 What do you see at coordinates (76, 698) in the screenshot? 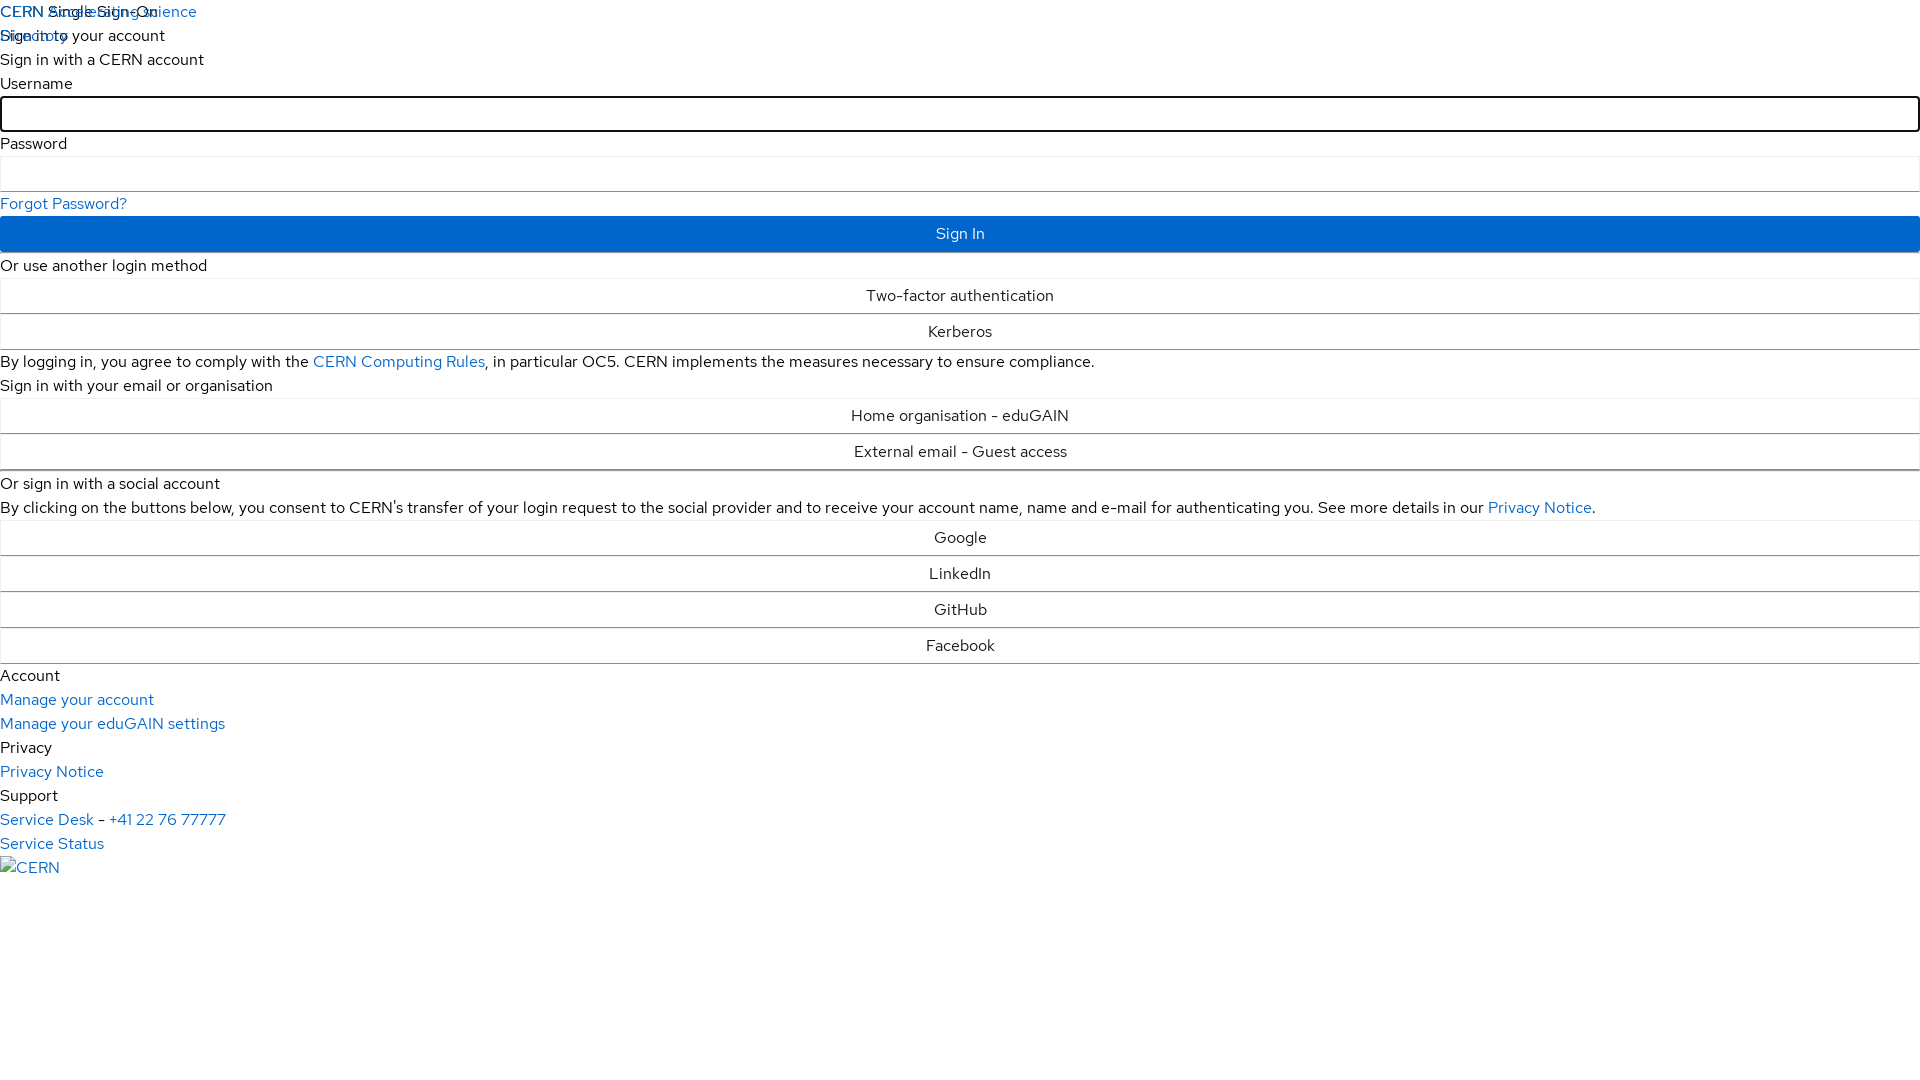
I see `'Manage your account'` at bounding box center [76, 698].